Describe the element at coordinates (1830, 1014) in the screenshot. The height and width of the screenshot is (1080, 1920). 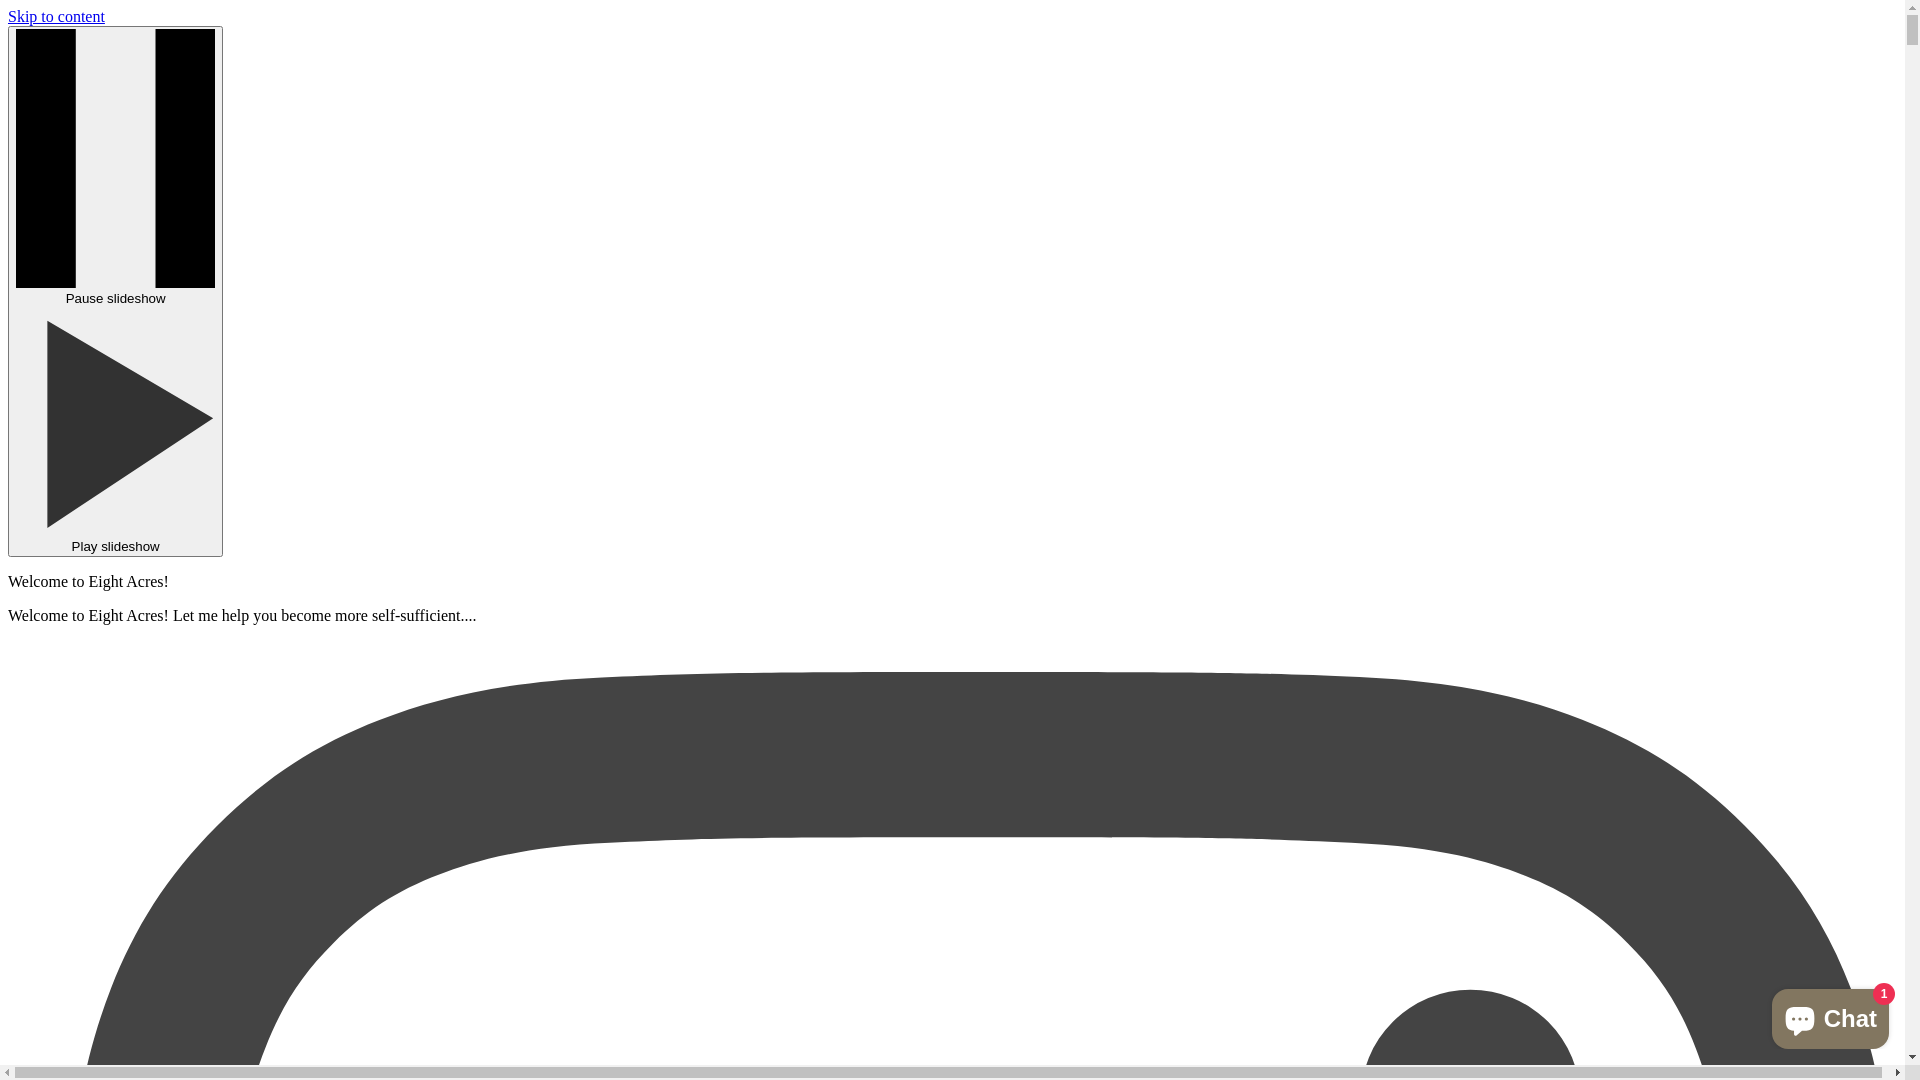
I see `'Shopify online store chat'` at that location.